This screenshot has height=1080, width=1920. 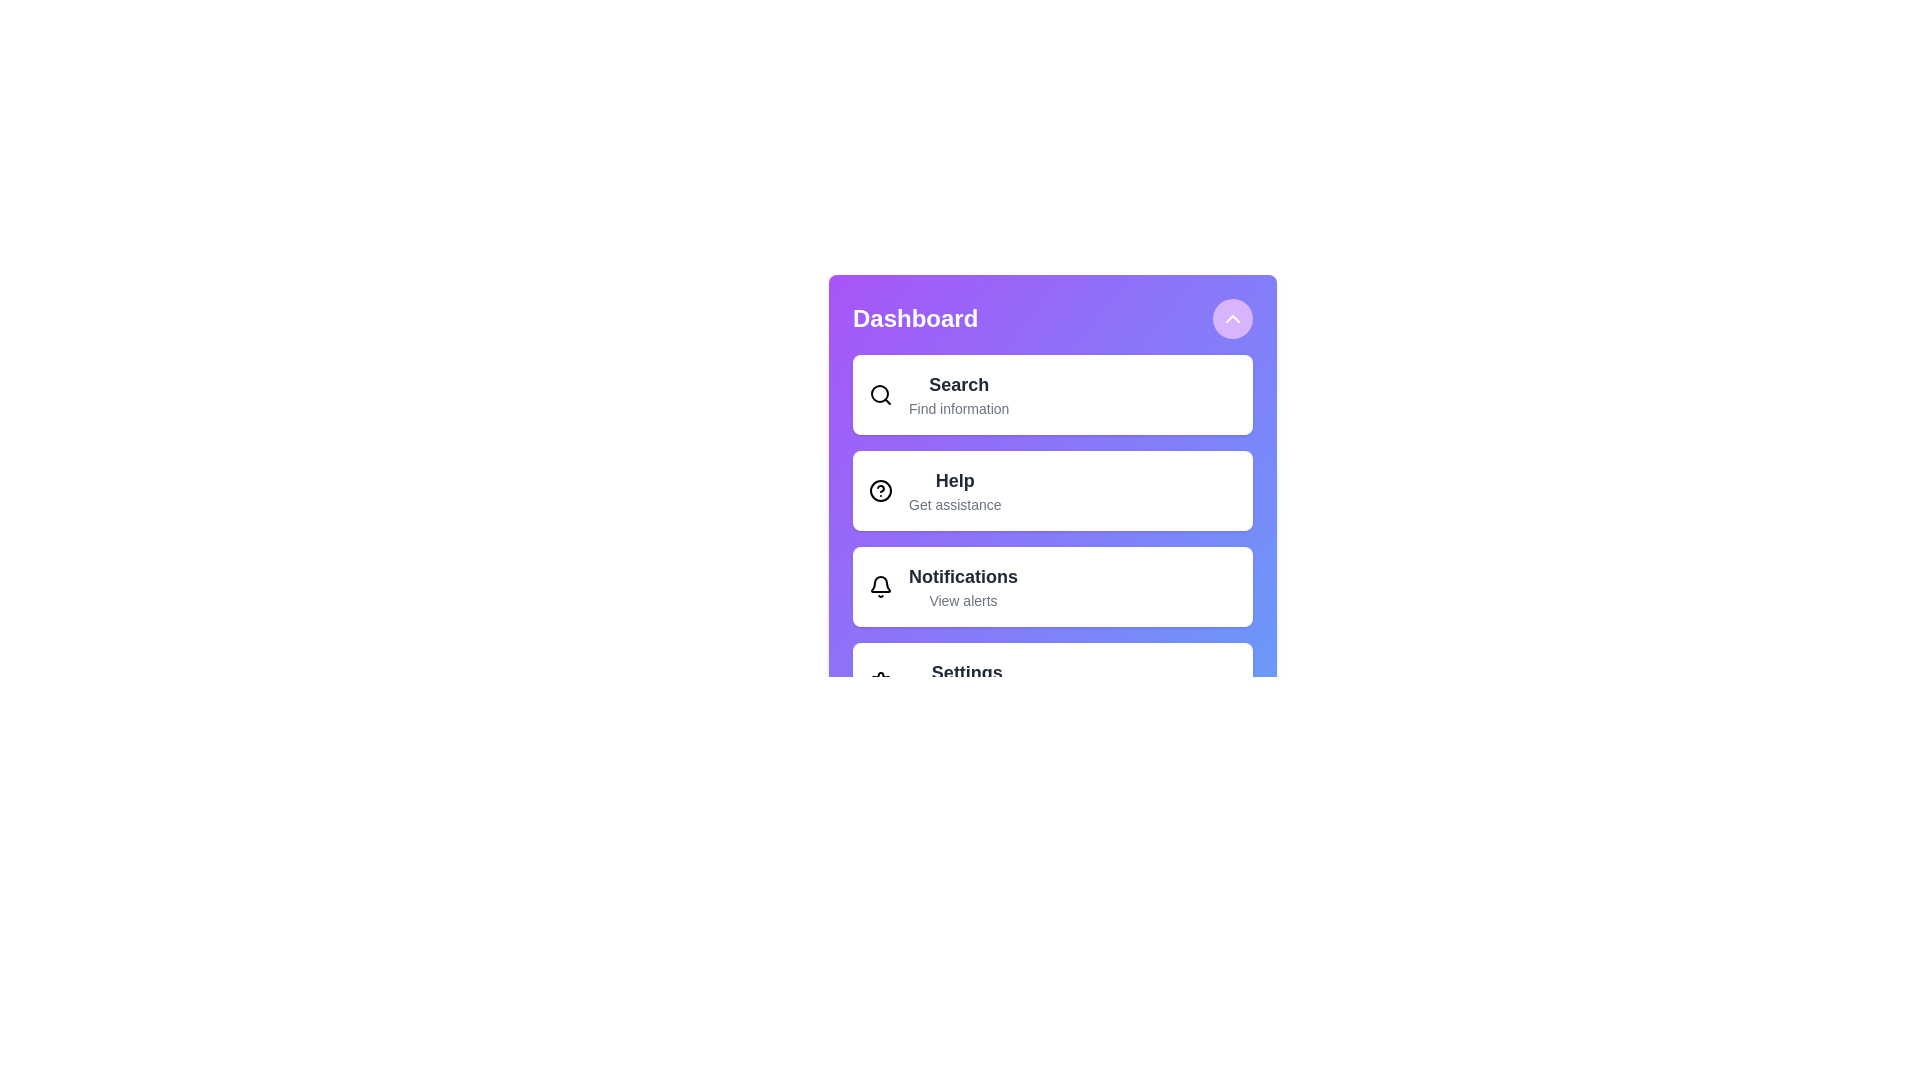 What do you see at coordinates (1232, 318) in the screenshot?
I see `the toggle button to change the menu visibility` at bounding box center [1232, 318].